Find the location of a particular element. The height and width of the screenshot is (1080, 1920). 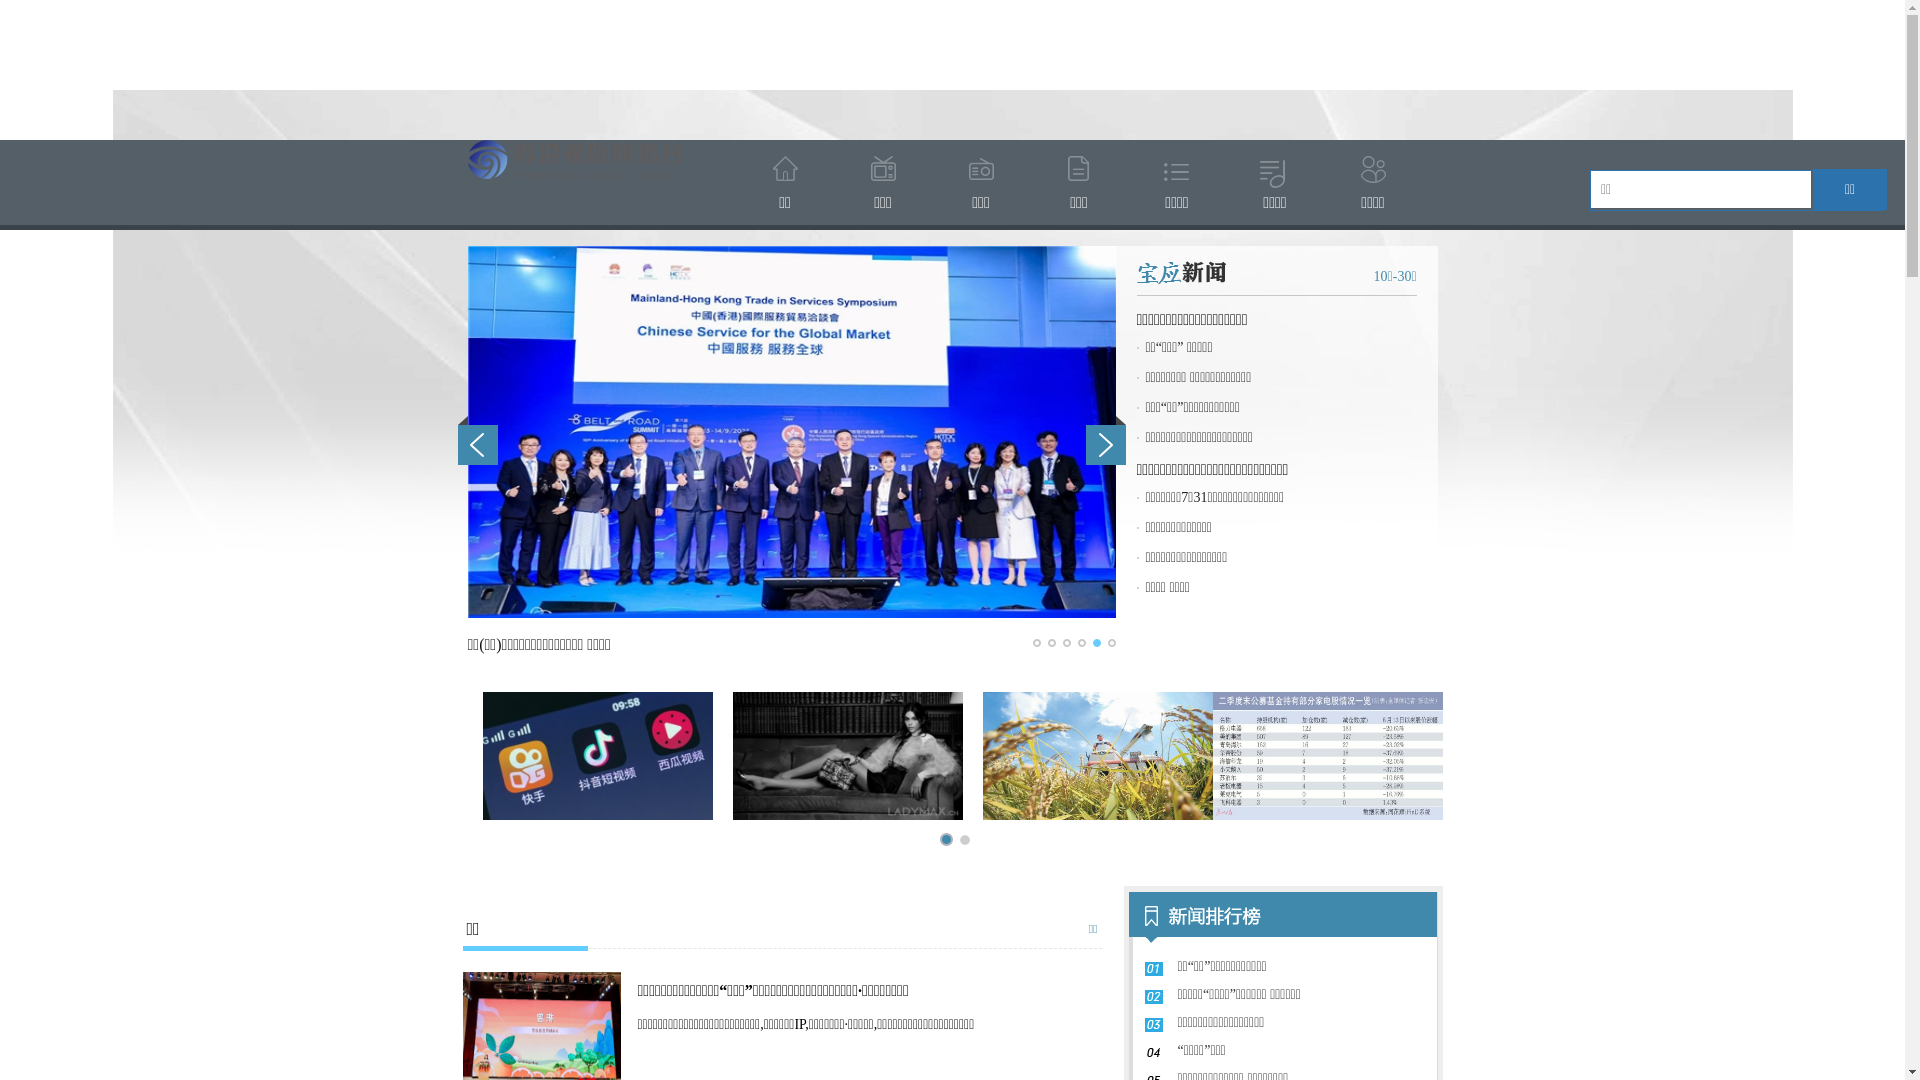

'2' is located at coordinates (1046, 643).